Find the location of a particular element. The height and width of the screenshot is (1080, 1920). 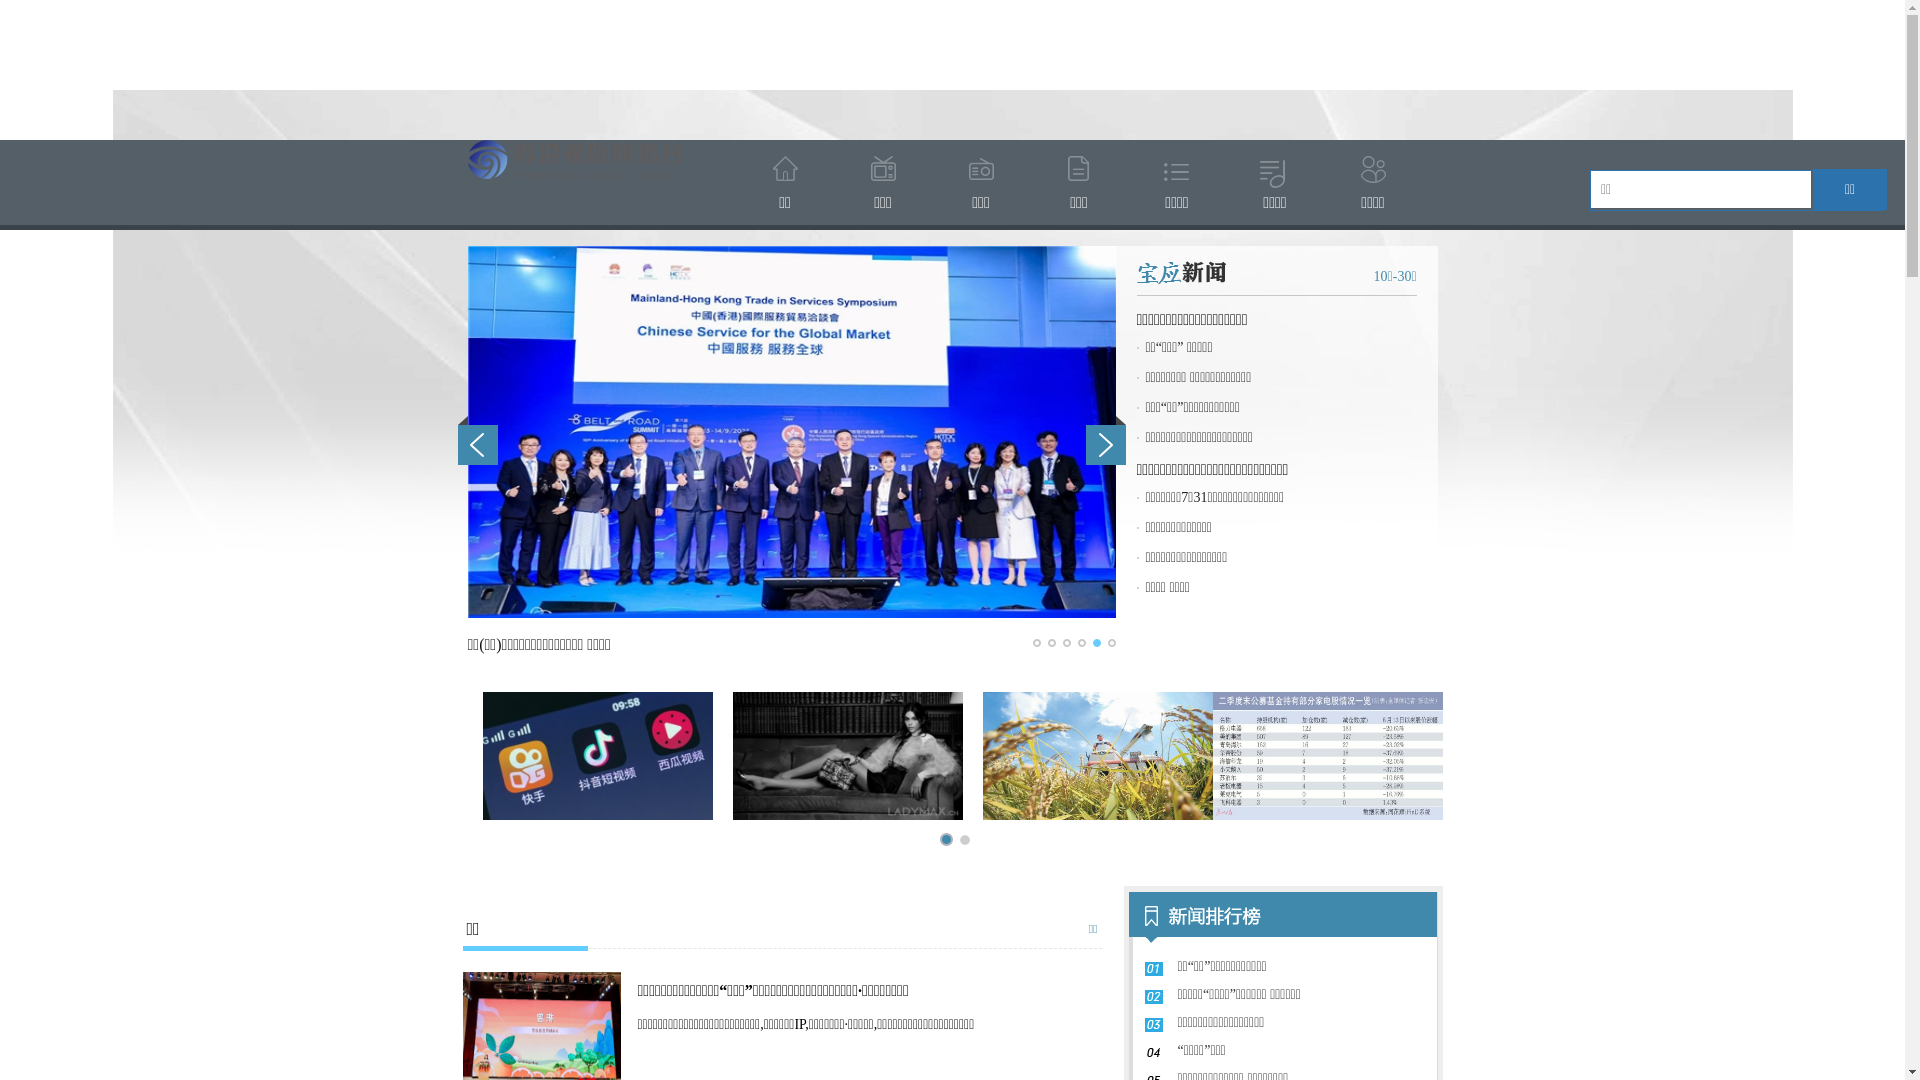

'2' is located at coordinates (1046, 643).